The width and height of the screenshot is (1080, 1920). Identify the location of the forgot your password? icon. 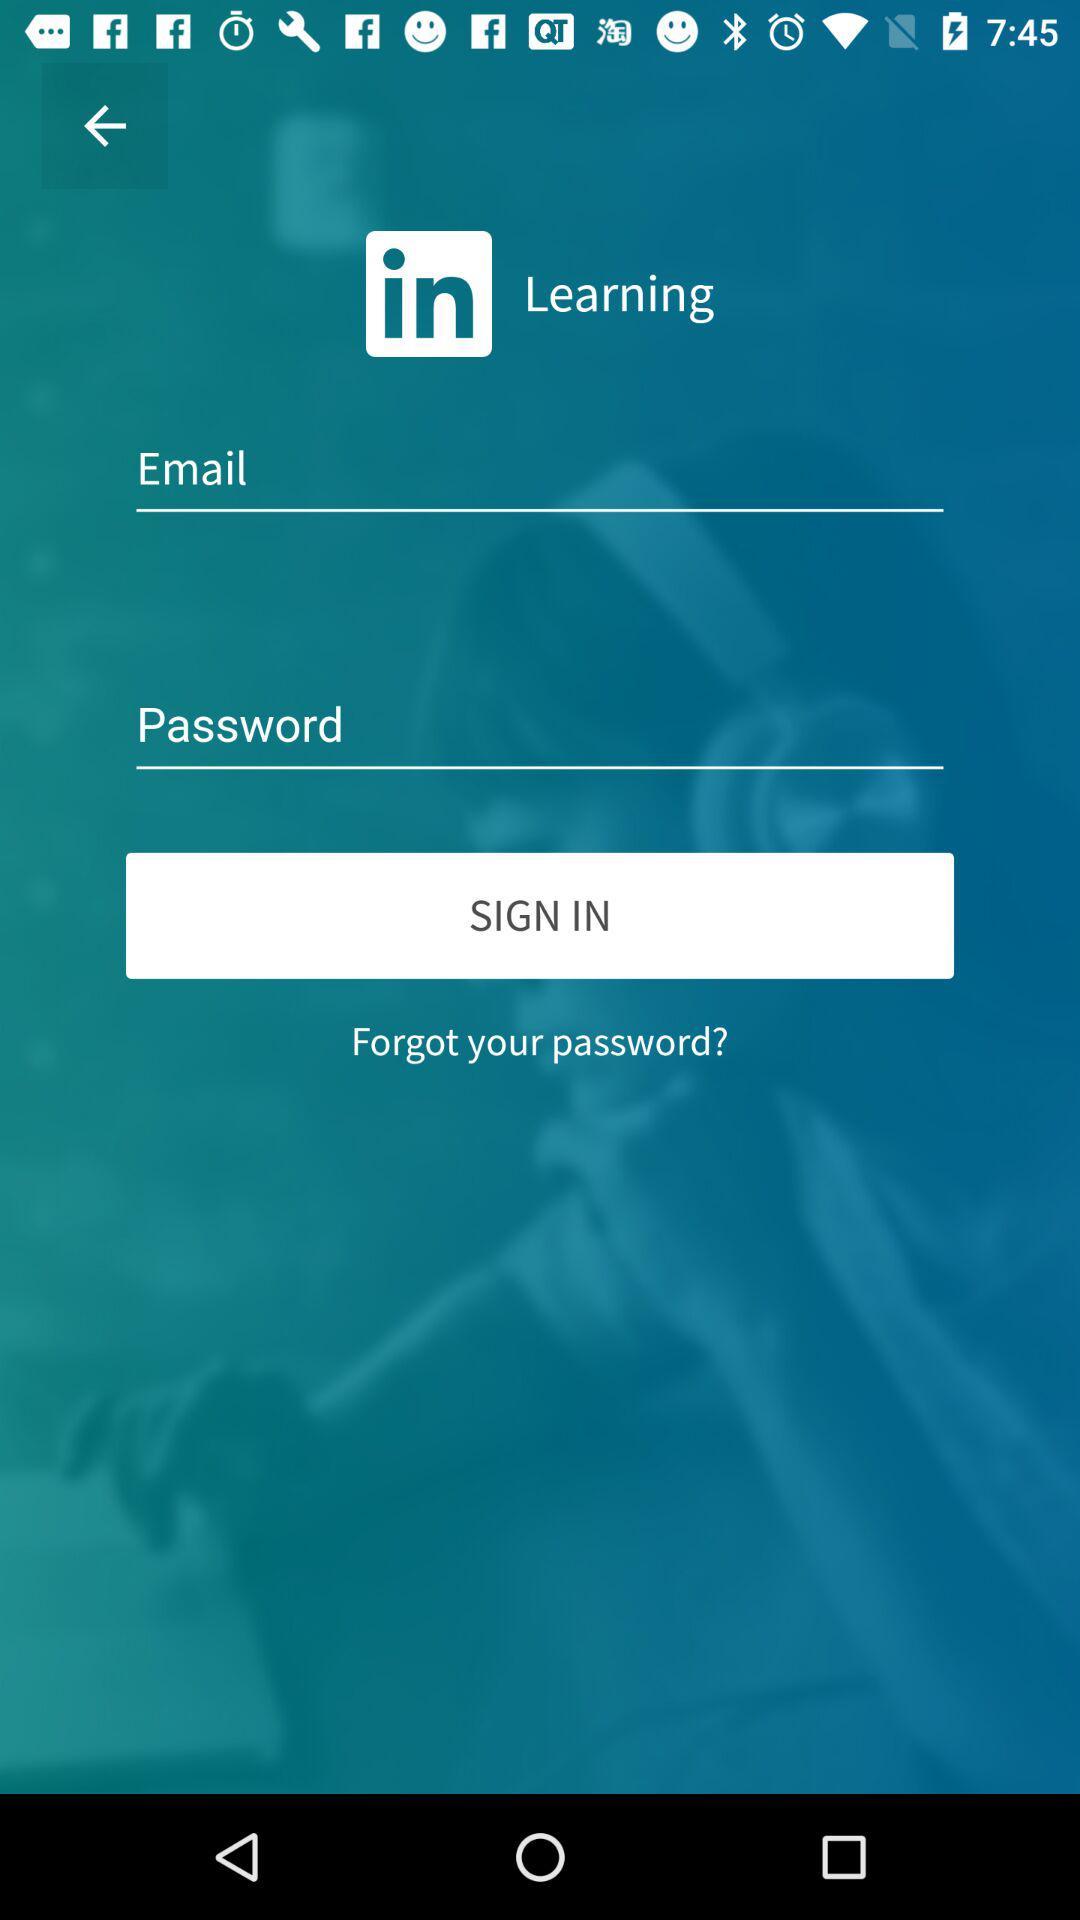
(540, 1040).